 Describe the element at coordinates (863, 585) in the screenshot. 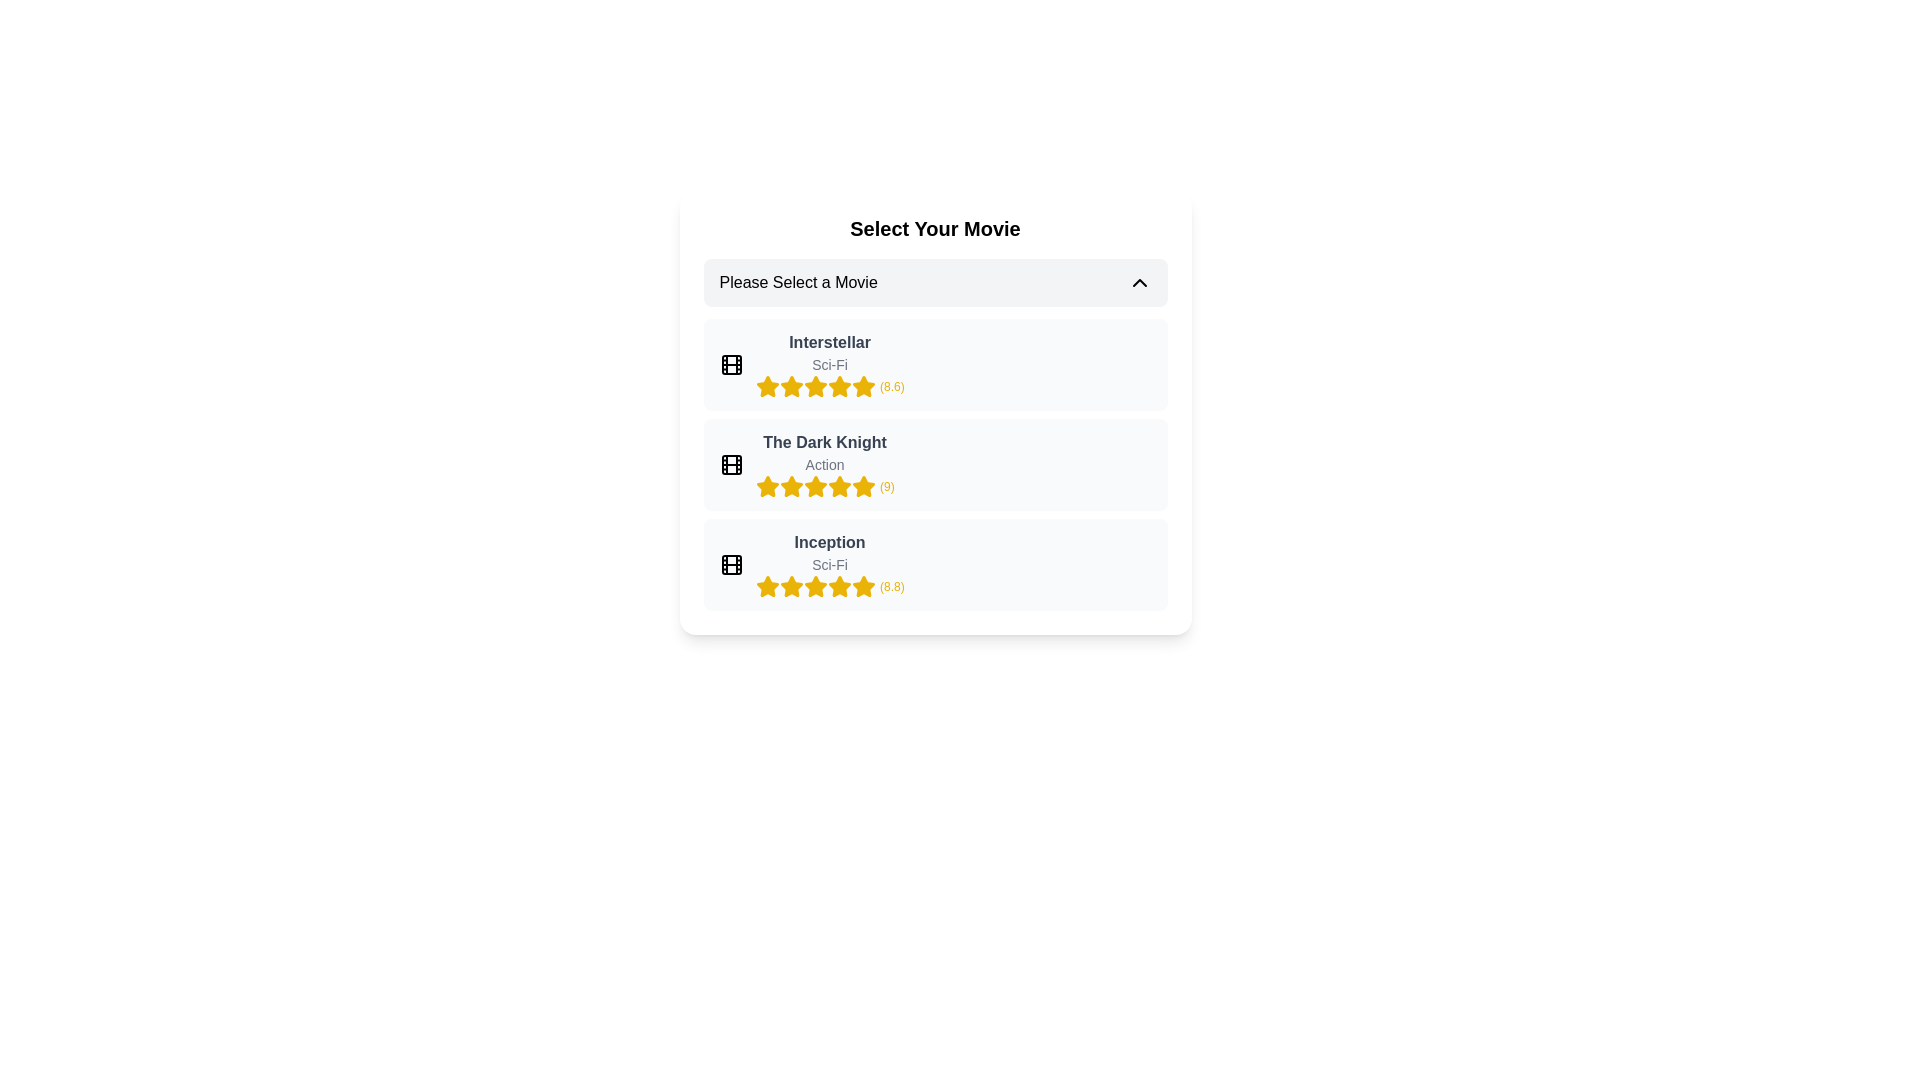

I see `the third star in the rating system for the movie 'Inception' in the 'Please Select a Movie' section` at that location.